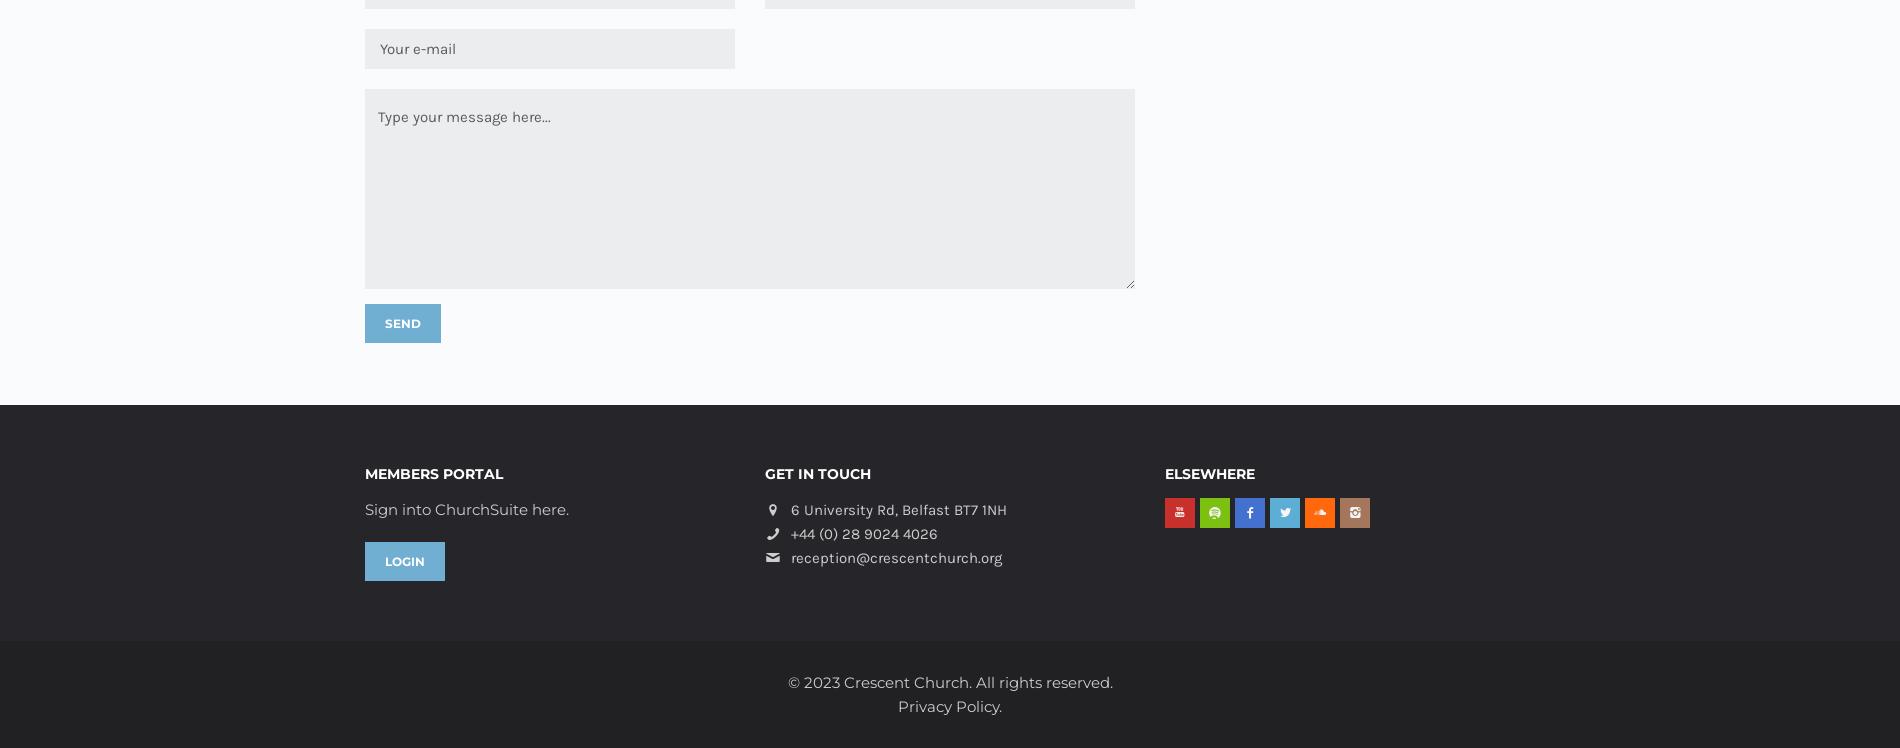 Image resolution: width=1900 pixels, height=748 pixels. What do you see at coordinates (950, 705) in the screenshot?
I see `'Privacy Policy.'` at bounding box center [950, 705].